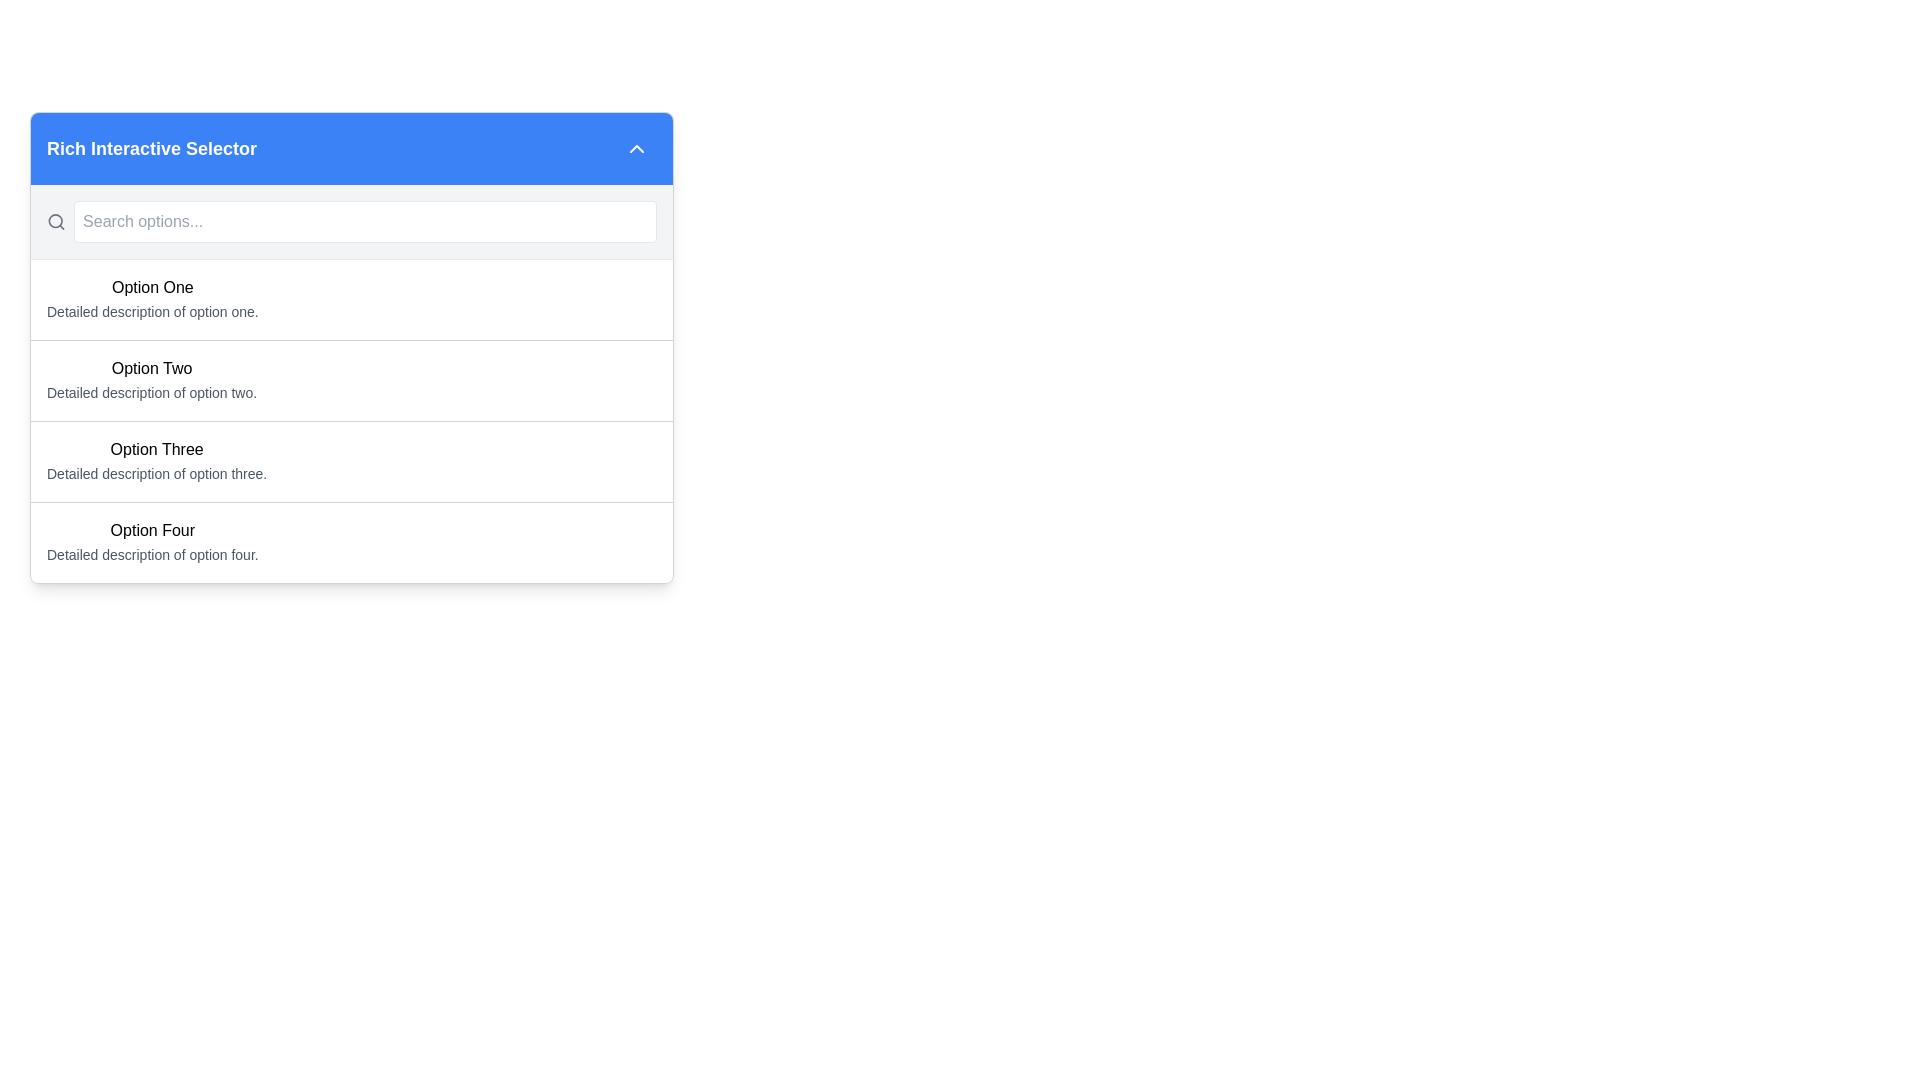 This screenshot has width=1920, height=1080. I want to click on the Text Label located directly beneath the title text of 'Option One', which provides additional details or explanation about the item, so click(151, 312).